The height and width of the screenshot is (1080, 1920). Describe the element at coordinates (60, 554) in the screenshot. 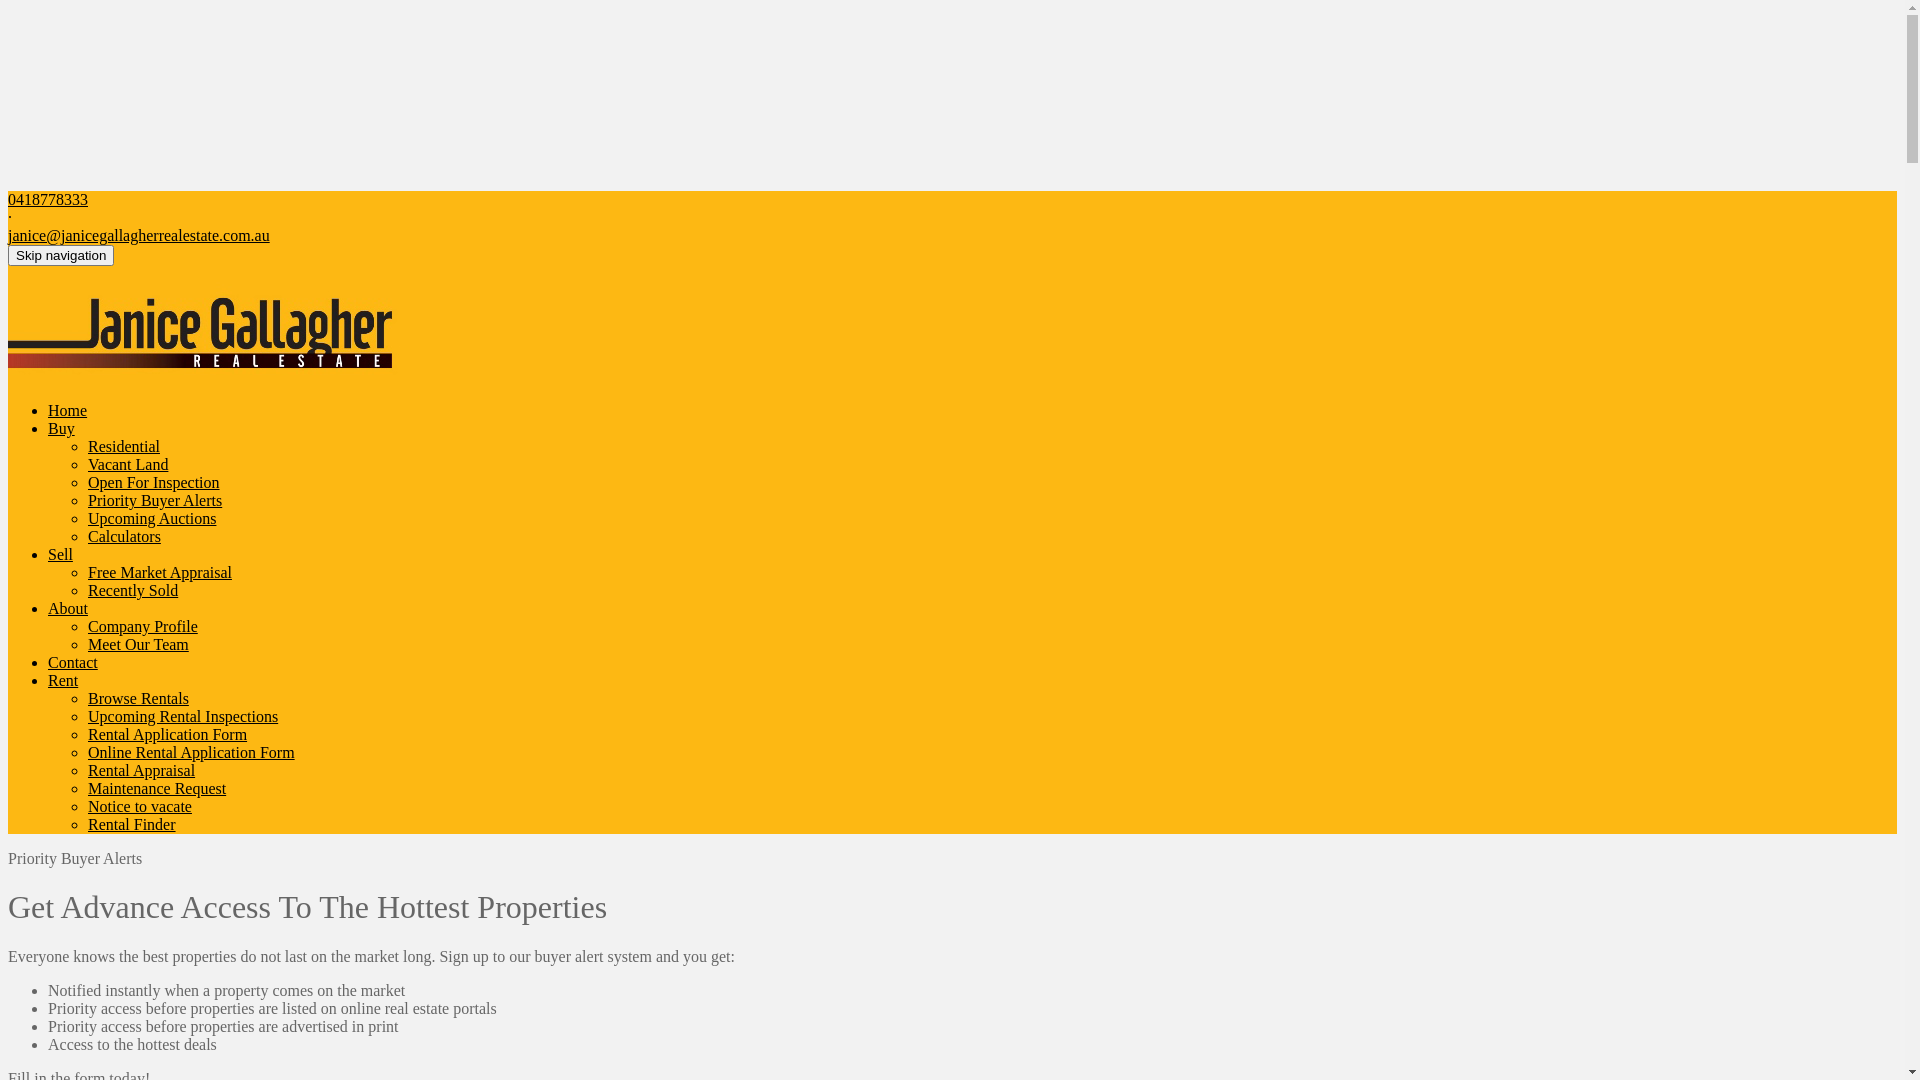

I see `'Sell'` at that location.